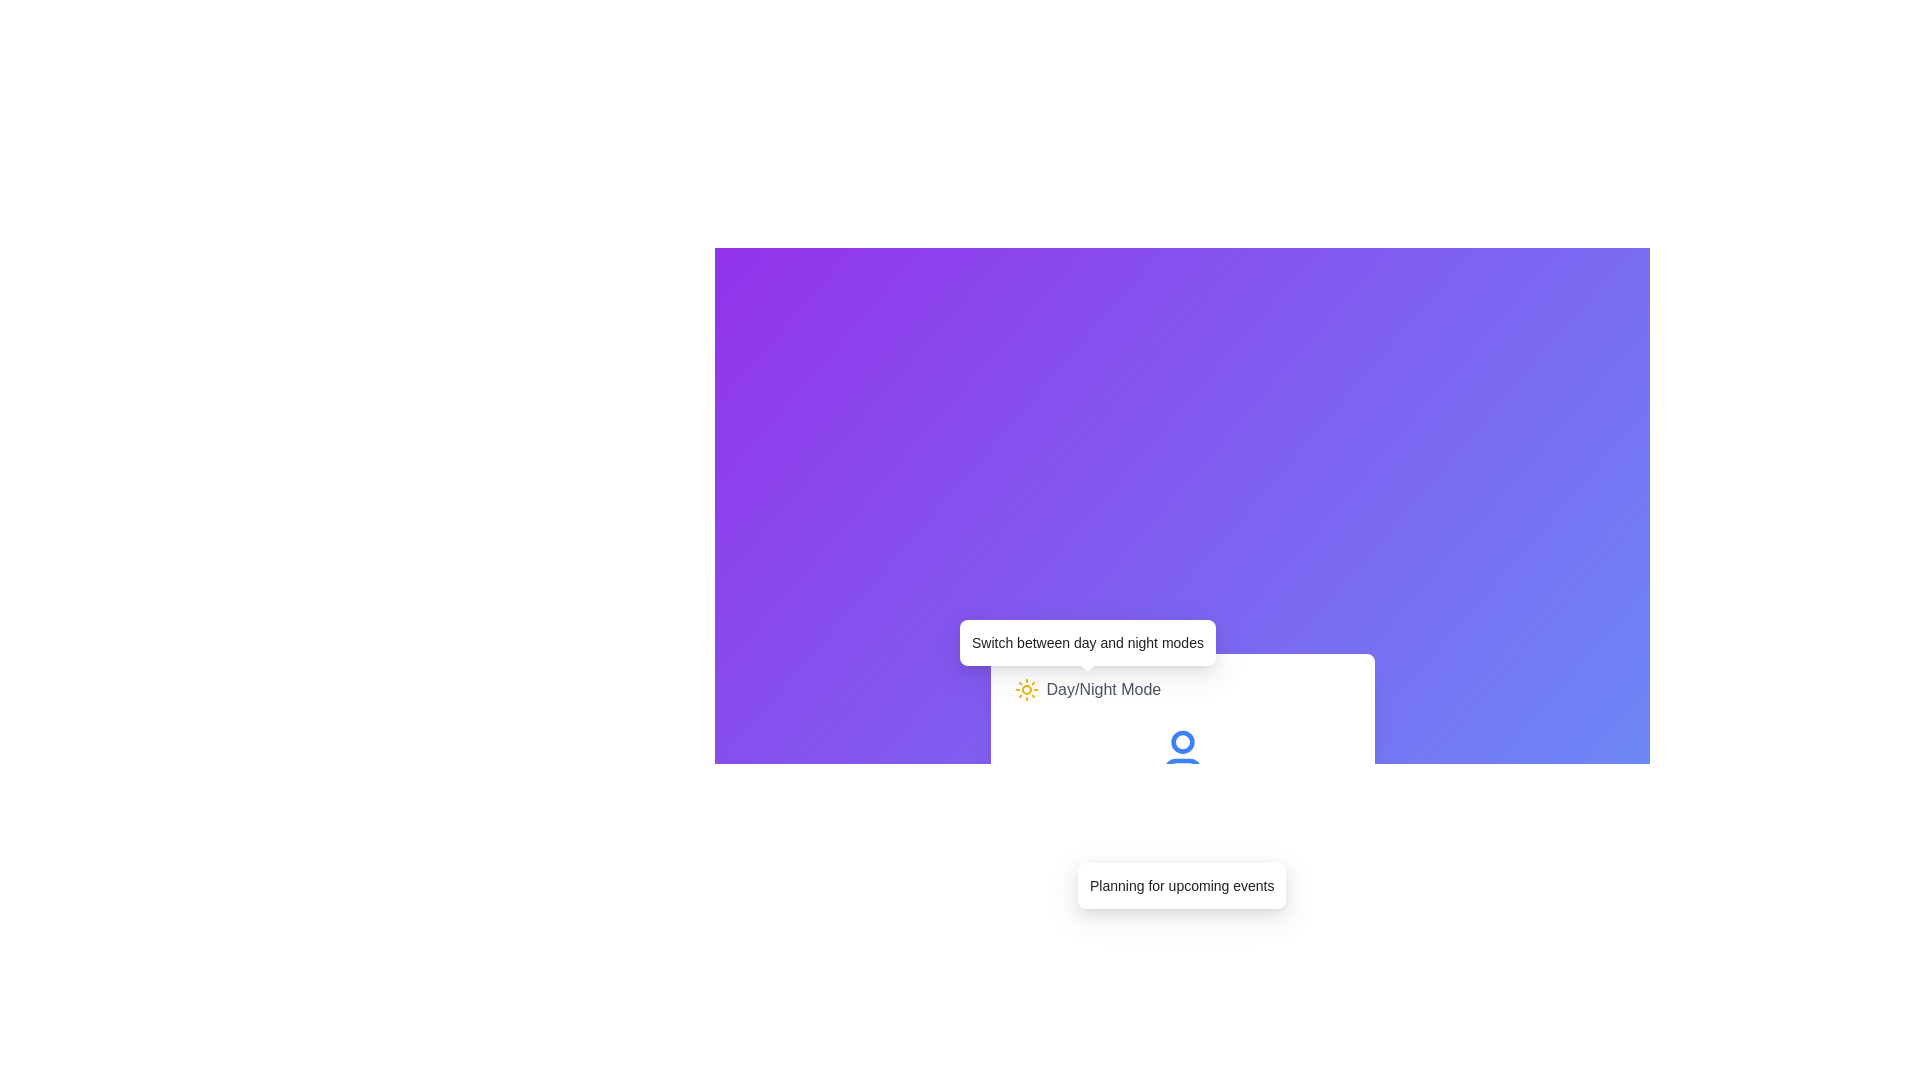 This screenshot has width=1920, height=1080. I want to click on the user profile icon, which is a blue SVG graphic featuring a circular head and semi-oval body, located centrally above the name 'John Doe' and the role 'Full-Stack Developer', so click(1182, 753).